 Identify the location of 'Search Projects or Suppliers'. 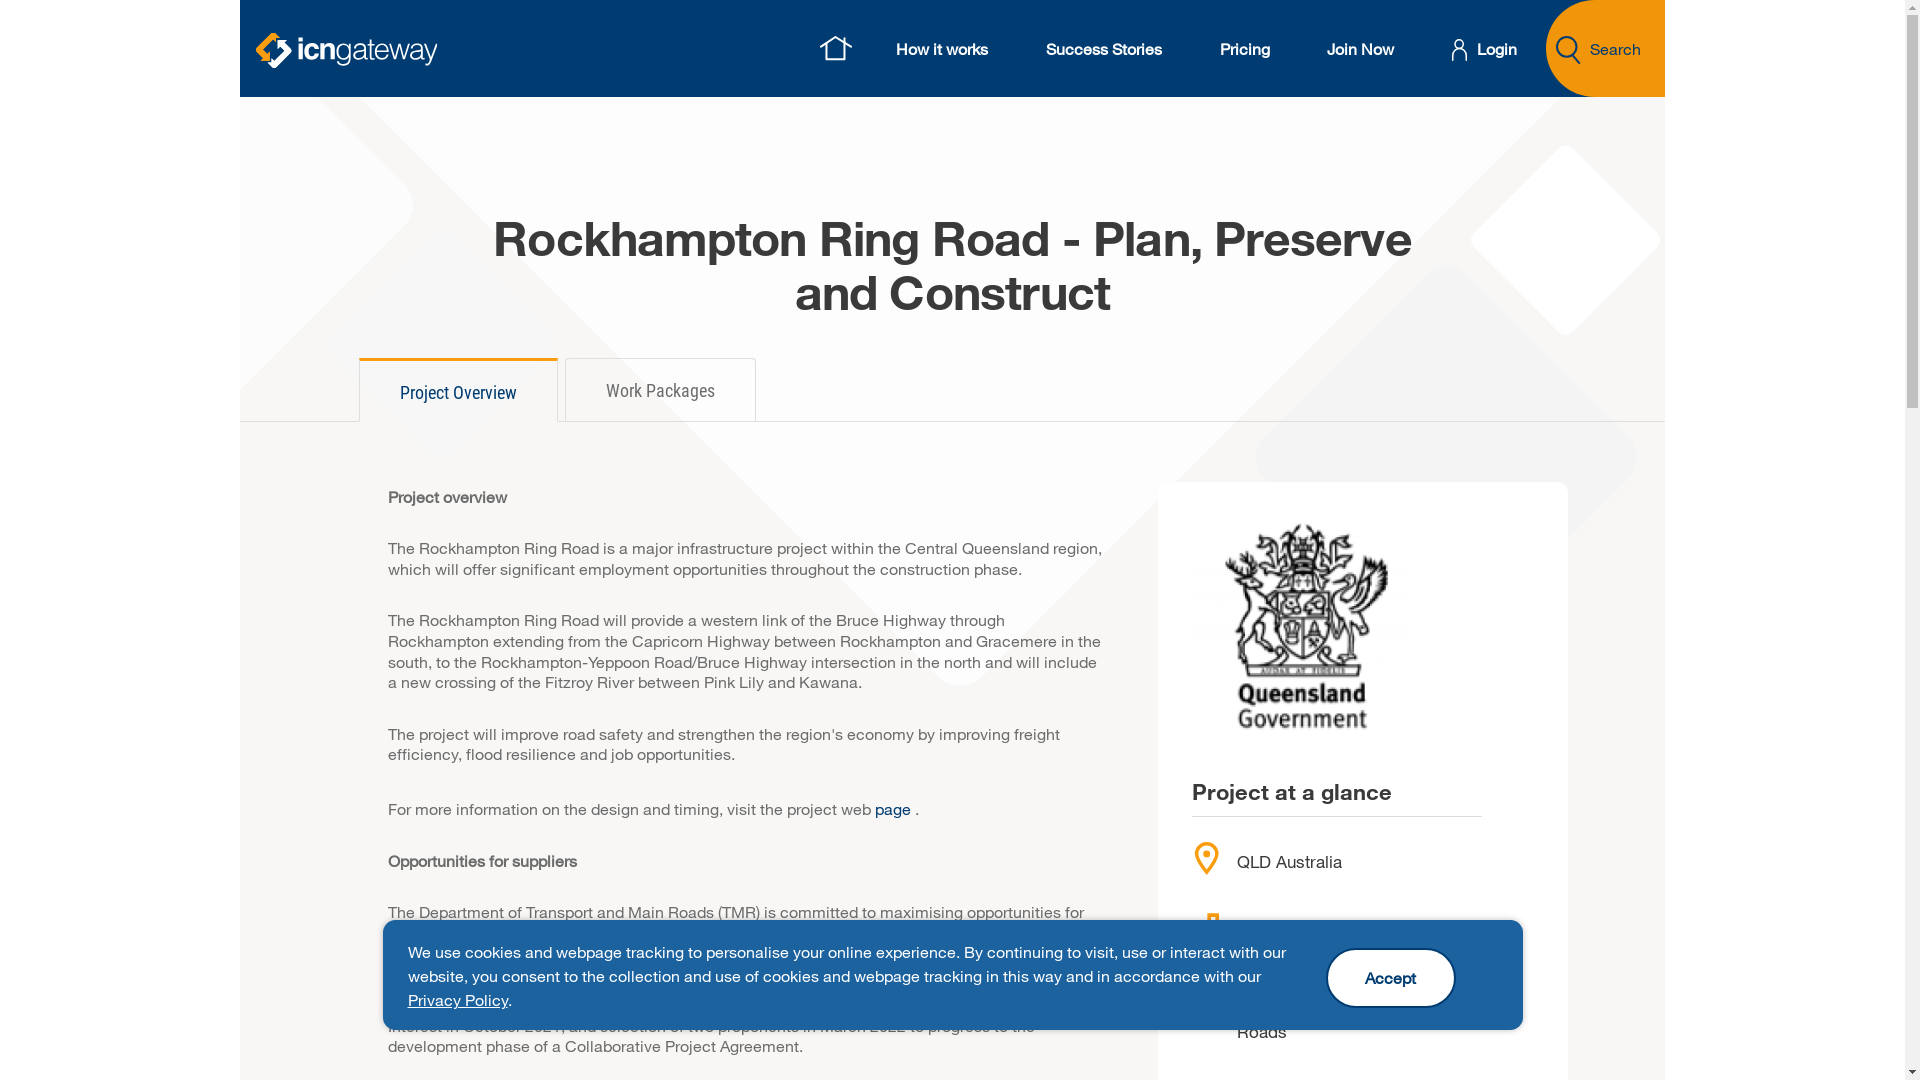
(1567, 49).